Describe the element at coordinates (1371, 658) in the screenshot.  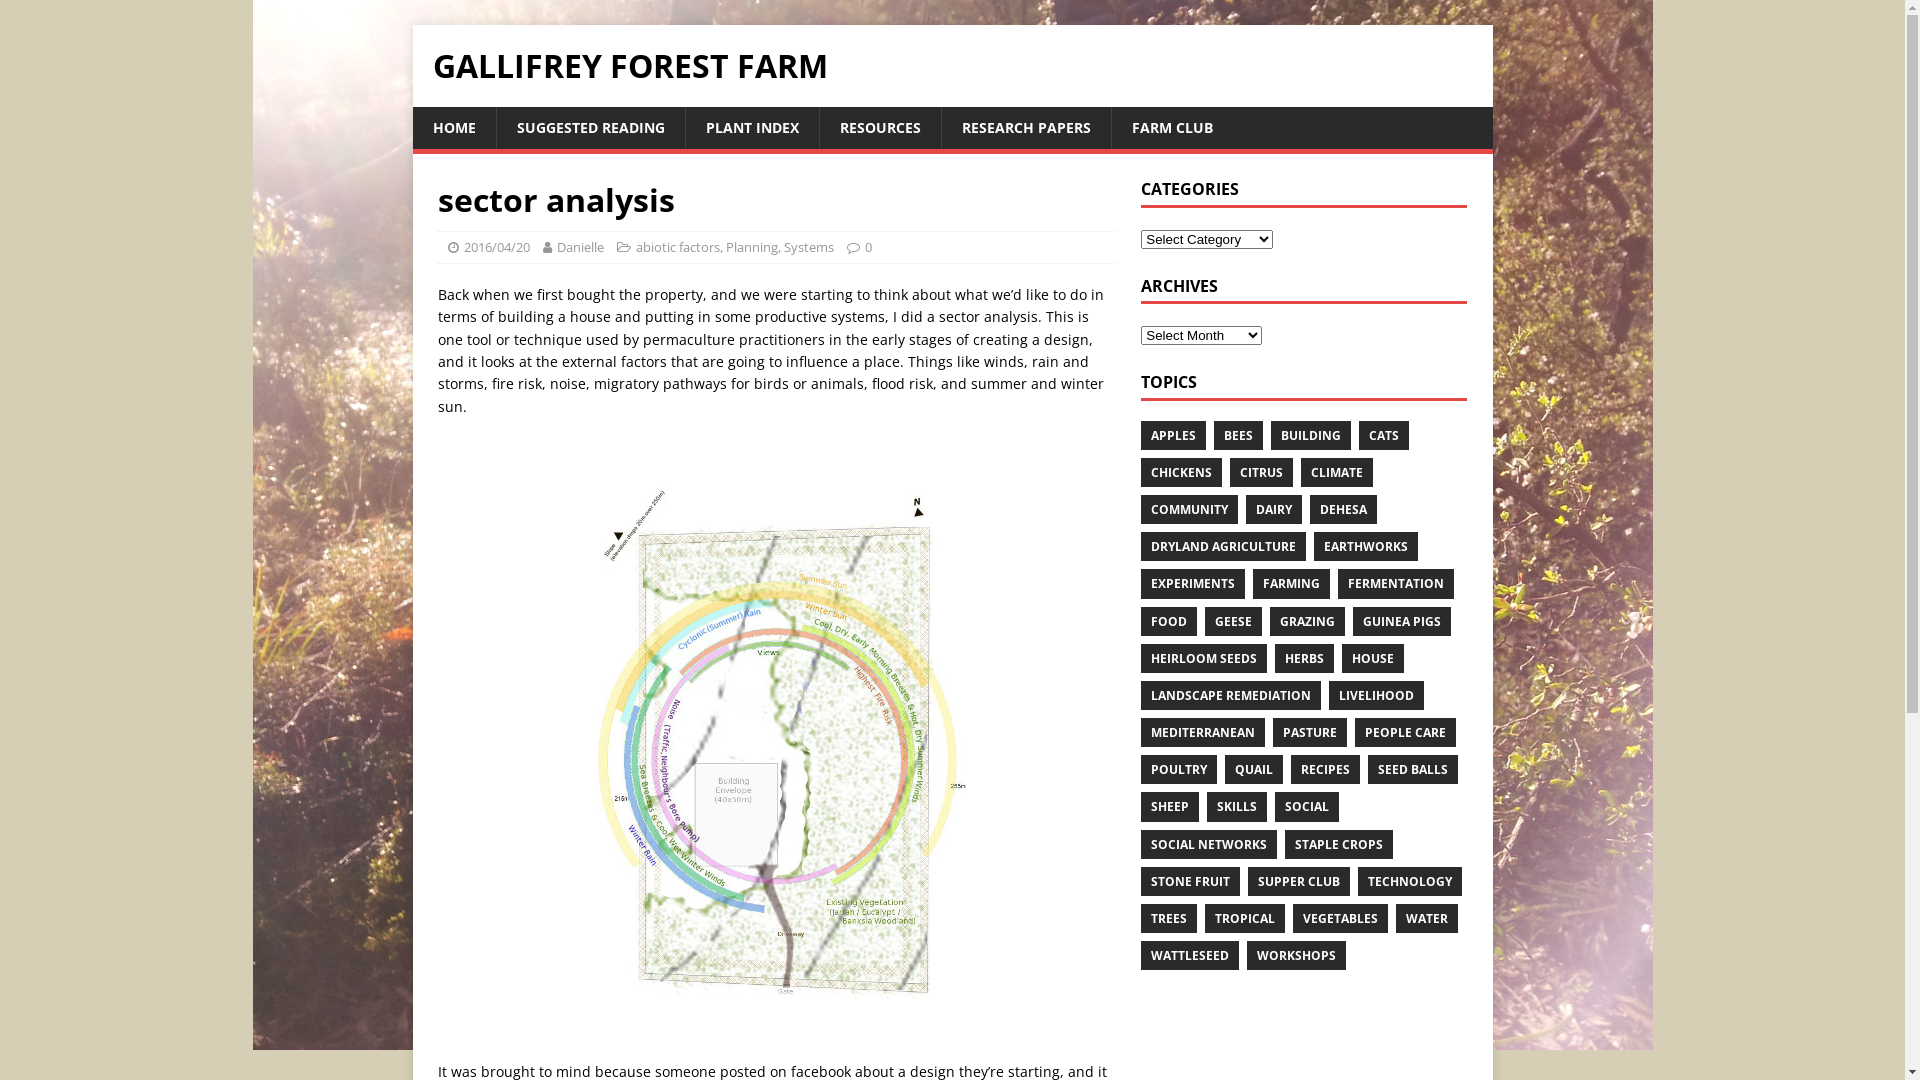
I see `'HOUSE'` at that location.